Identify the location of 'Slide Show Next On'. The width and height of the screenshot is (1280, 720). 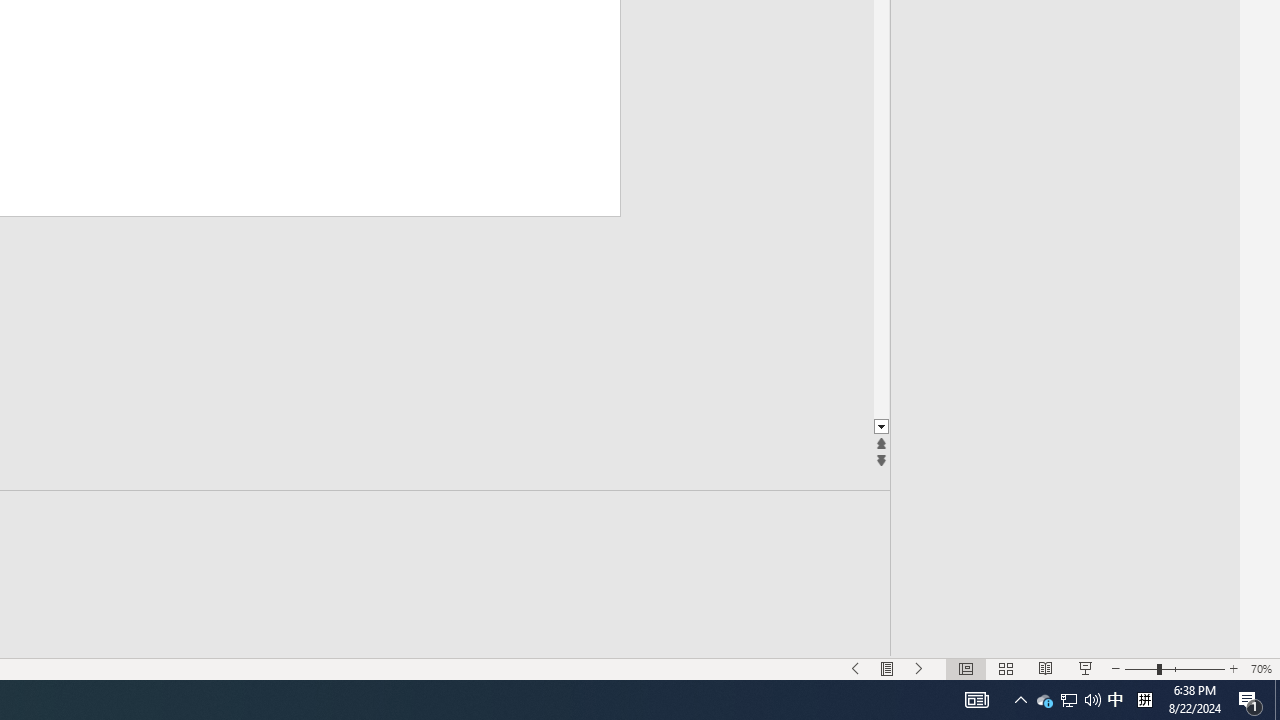
(918, 669).